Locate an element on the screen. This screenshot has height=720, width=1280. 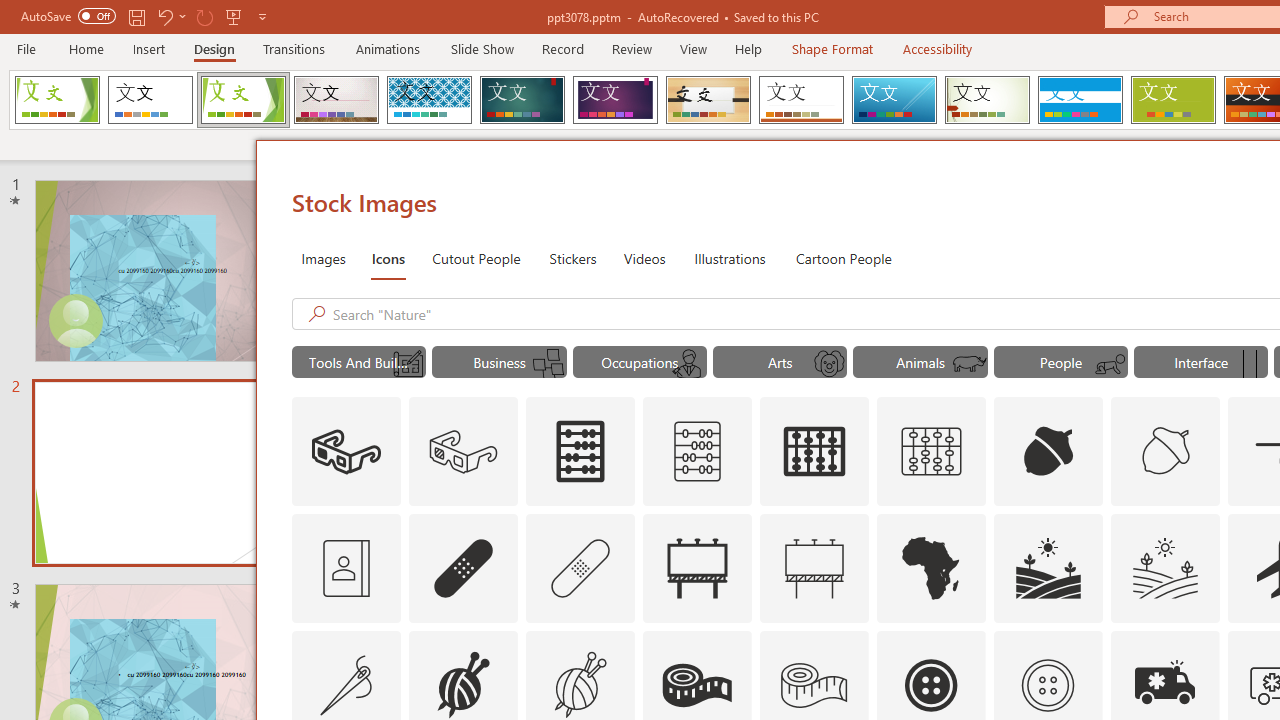
'AutomationID: Icons_Blueprint_M' is located at coordinates (407, 364).